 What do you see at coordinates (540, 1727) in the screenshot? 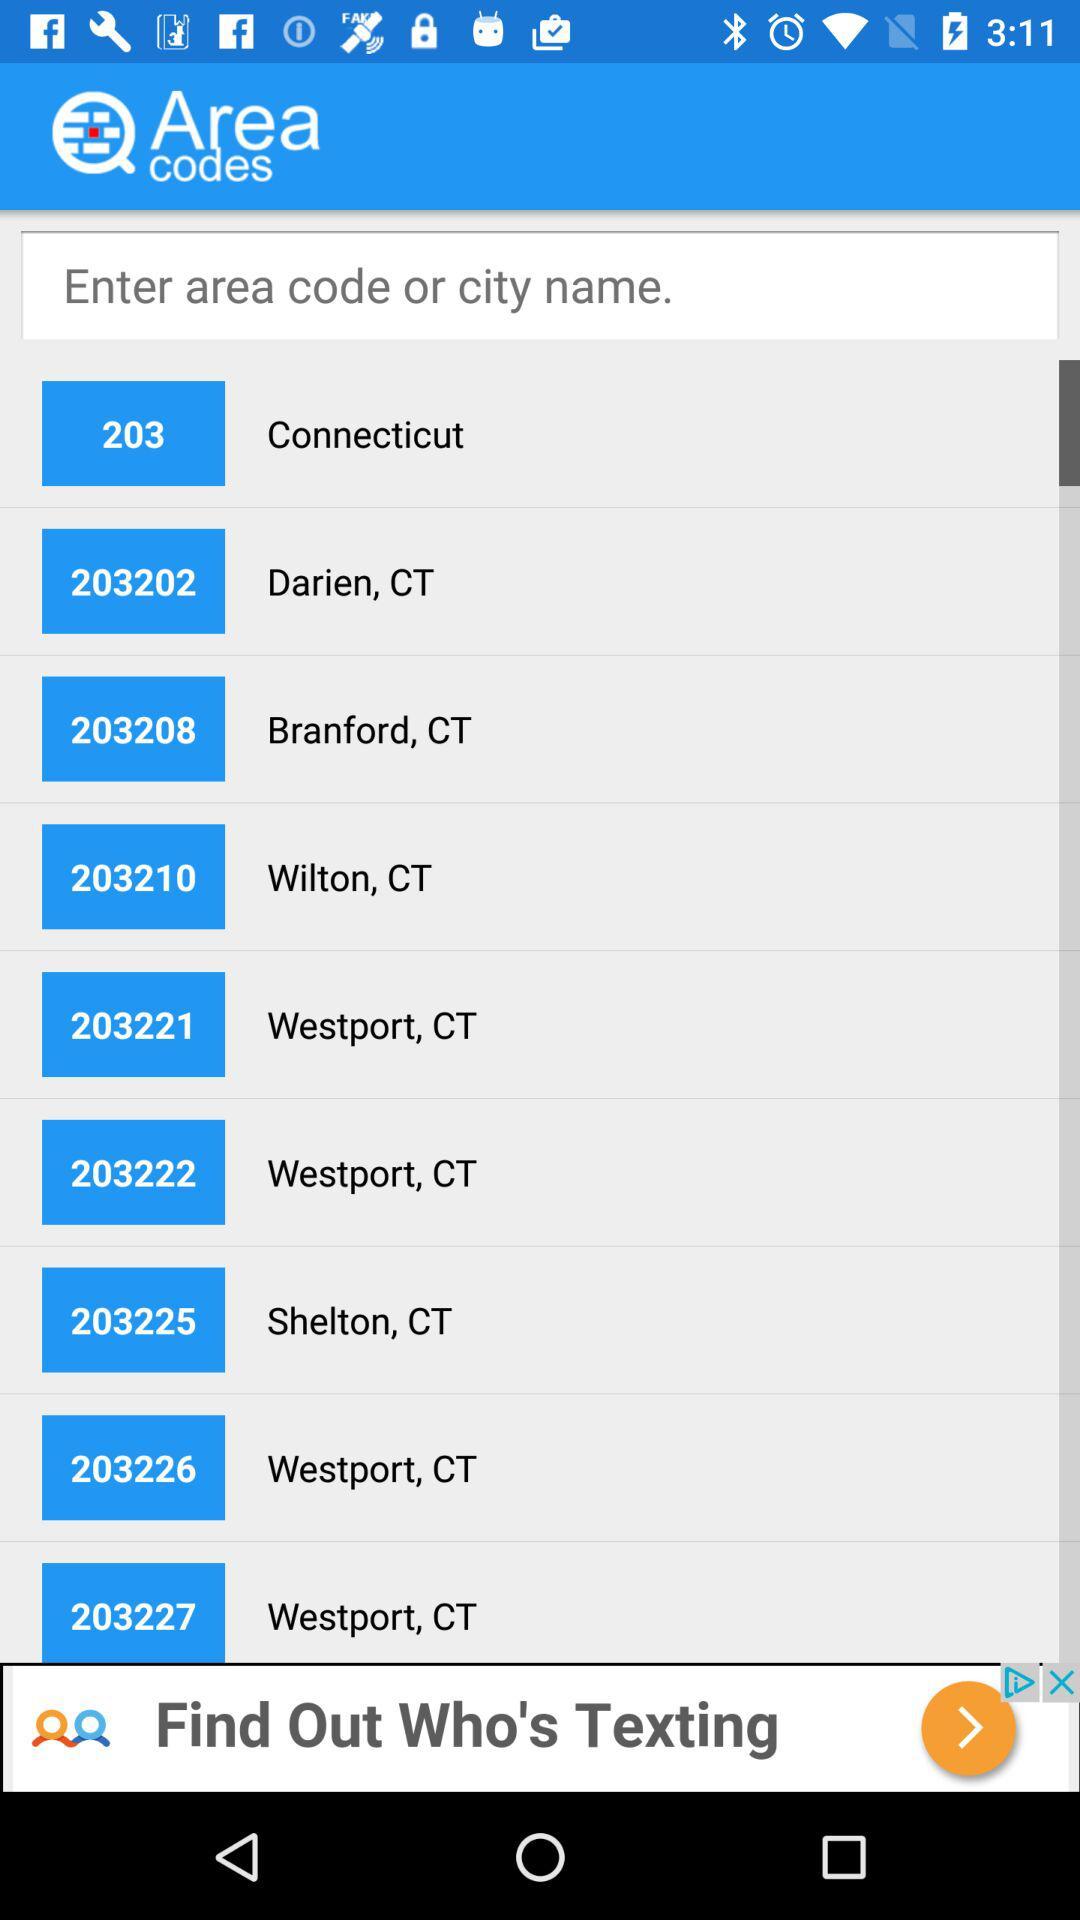
I see `back farce` at bounding box center [540, 1727].